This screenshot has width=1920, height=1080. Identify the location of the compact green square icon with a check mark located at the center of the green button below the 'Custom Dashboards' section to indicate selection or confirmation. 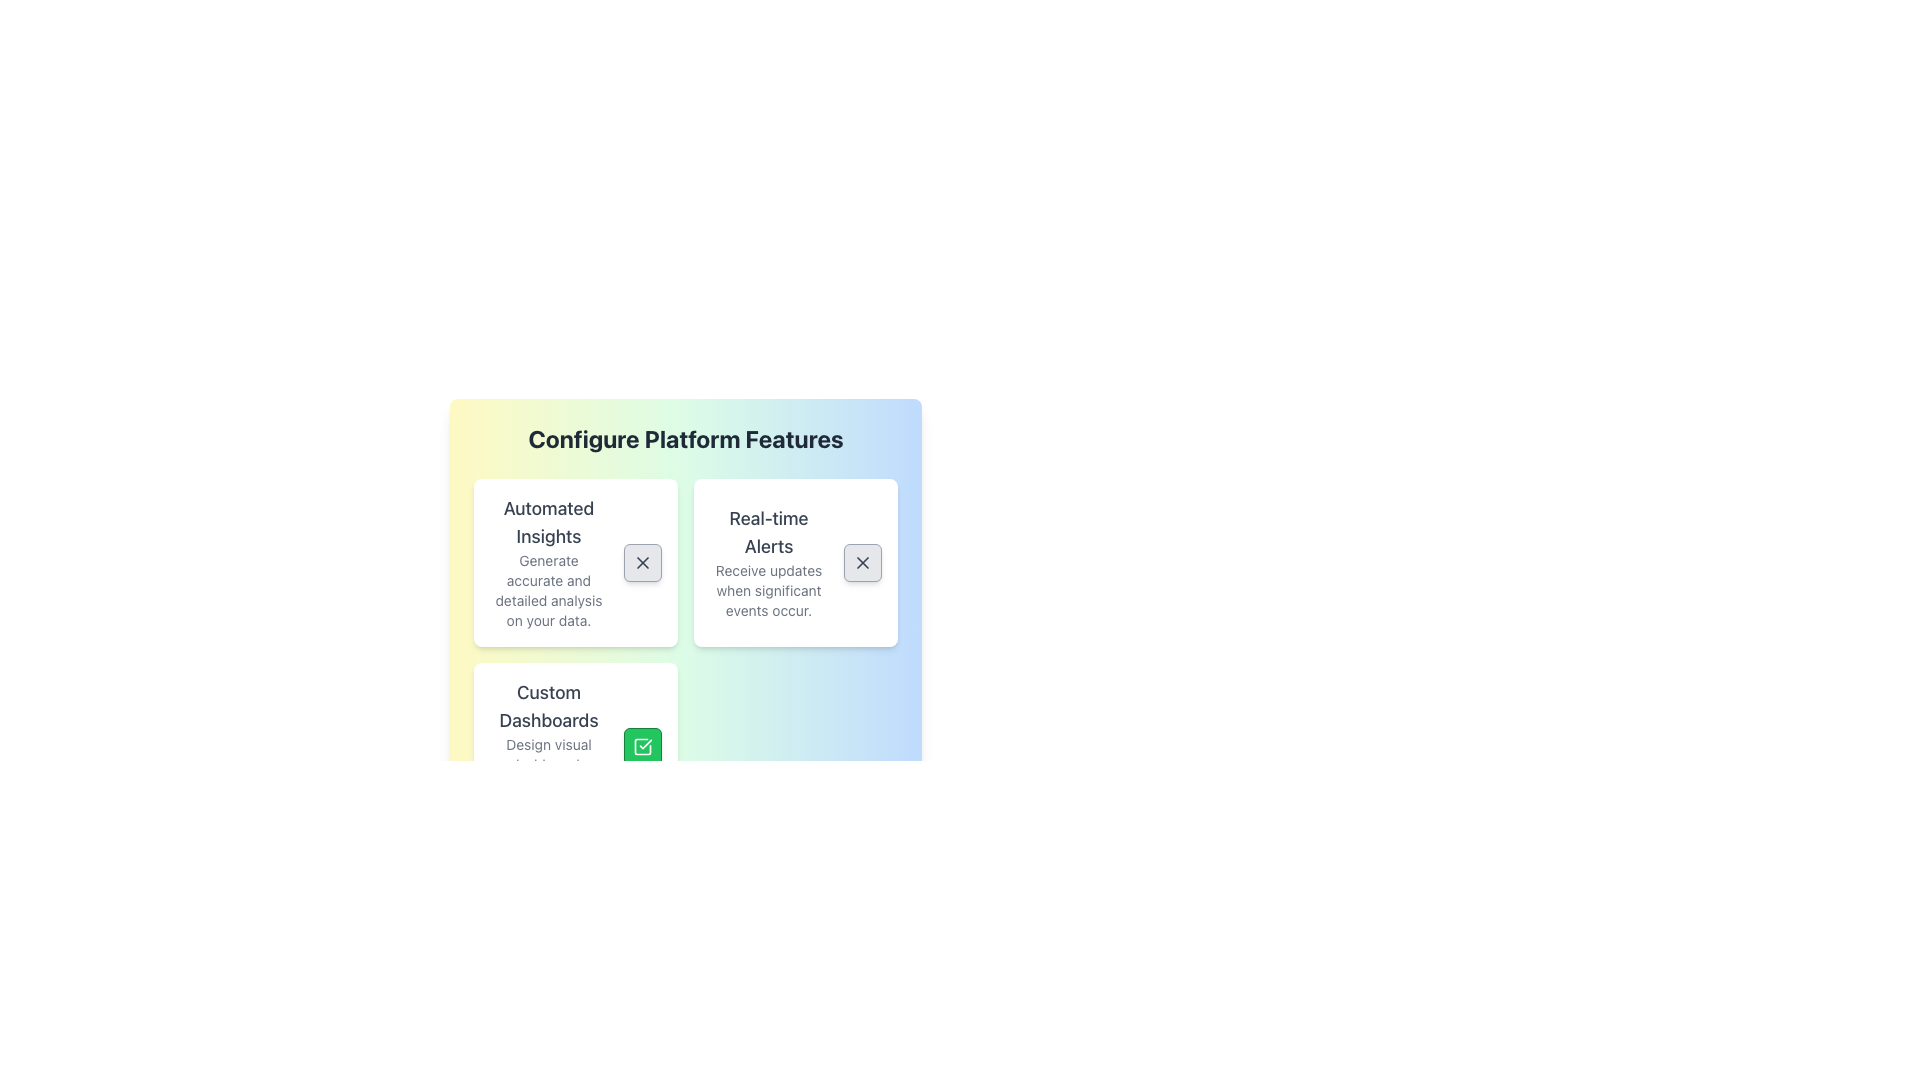
(643, 747).